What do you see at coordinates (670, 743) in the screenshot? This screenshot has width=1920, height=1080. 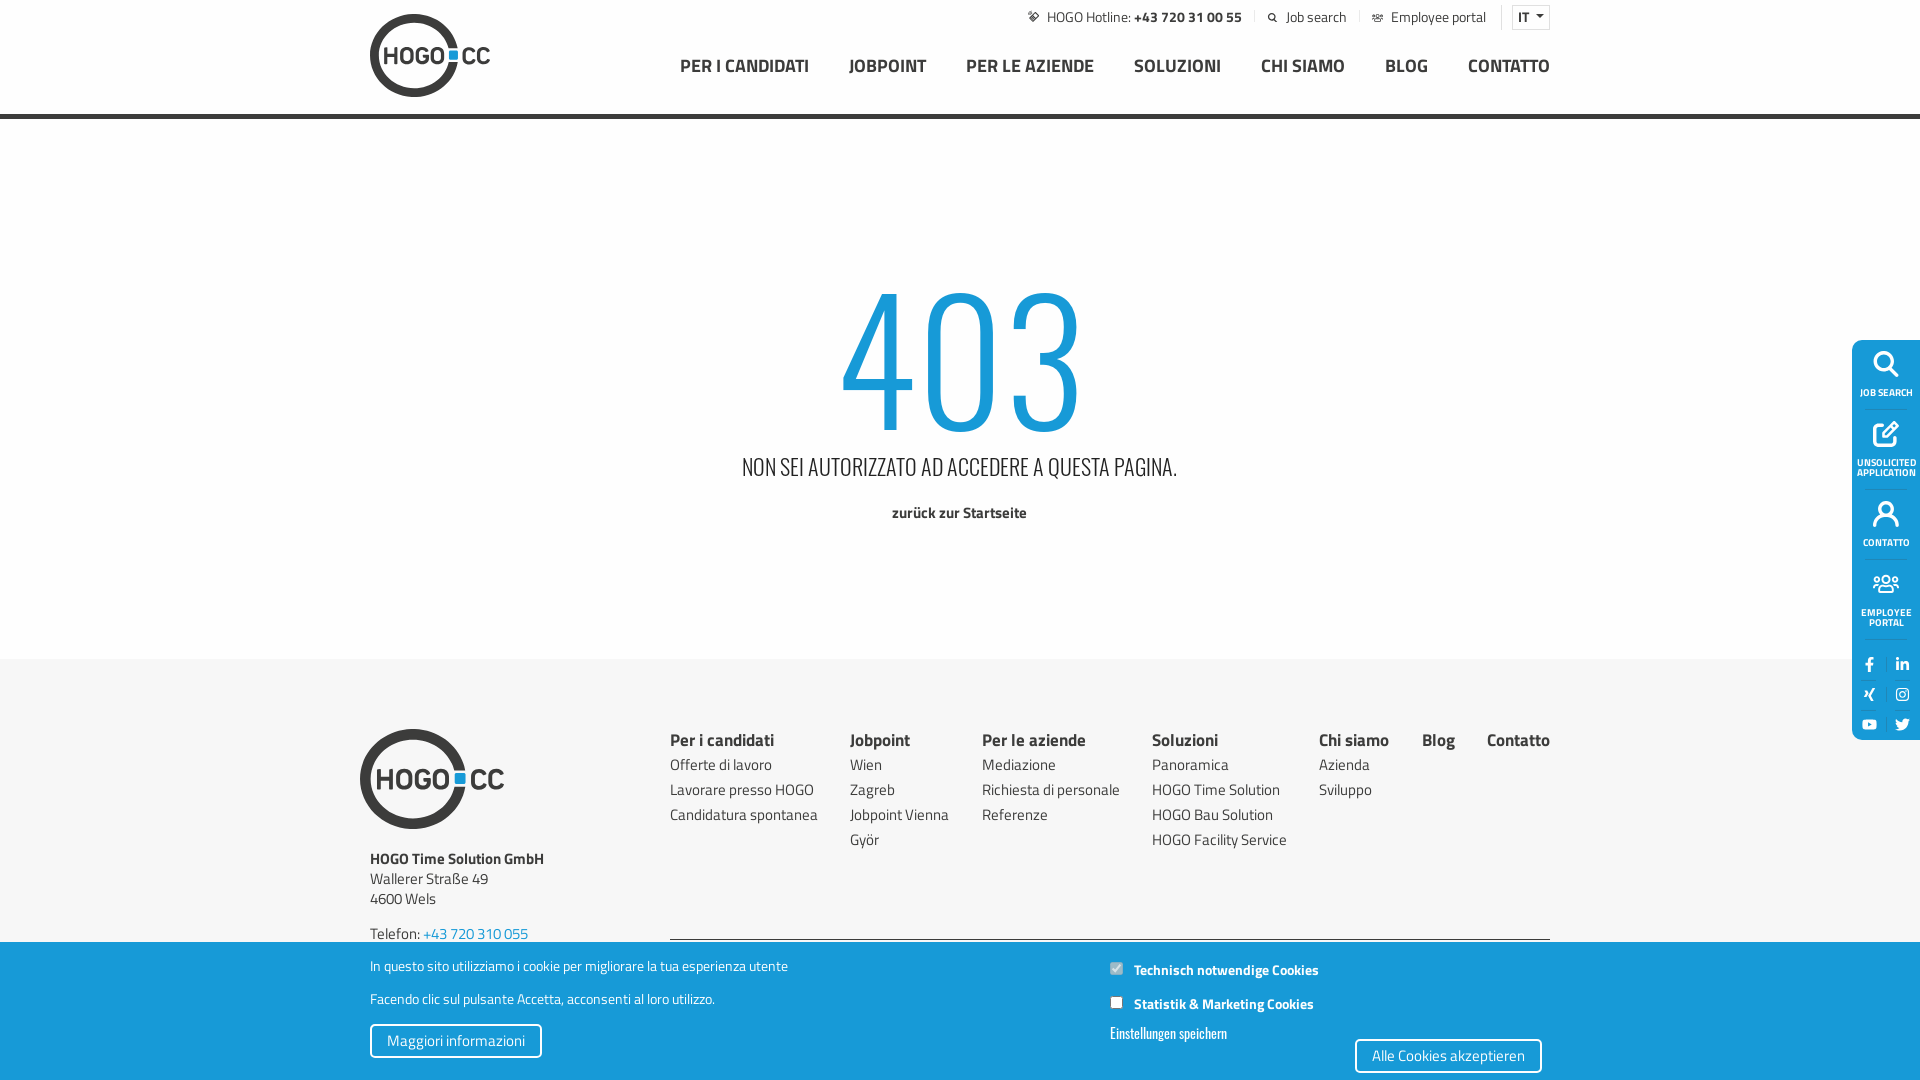 I see `'Per i candidati'` at bounding box center [670, 743].